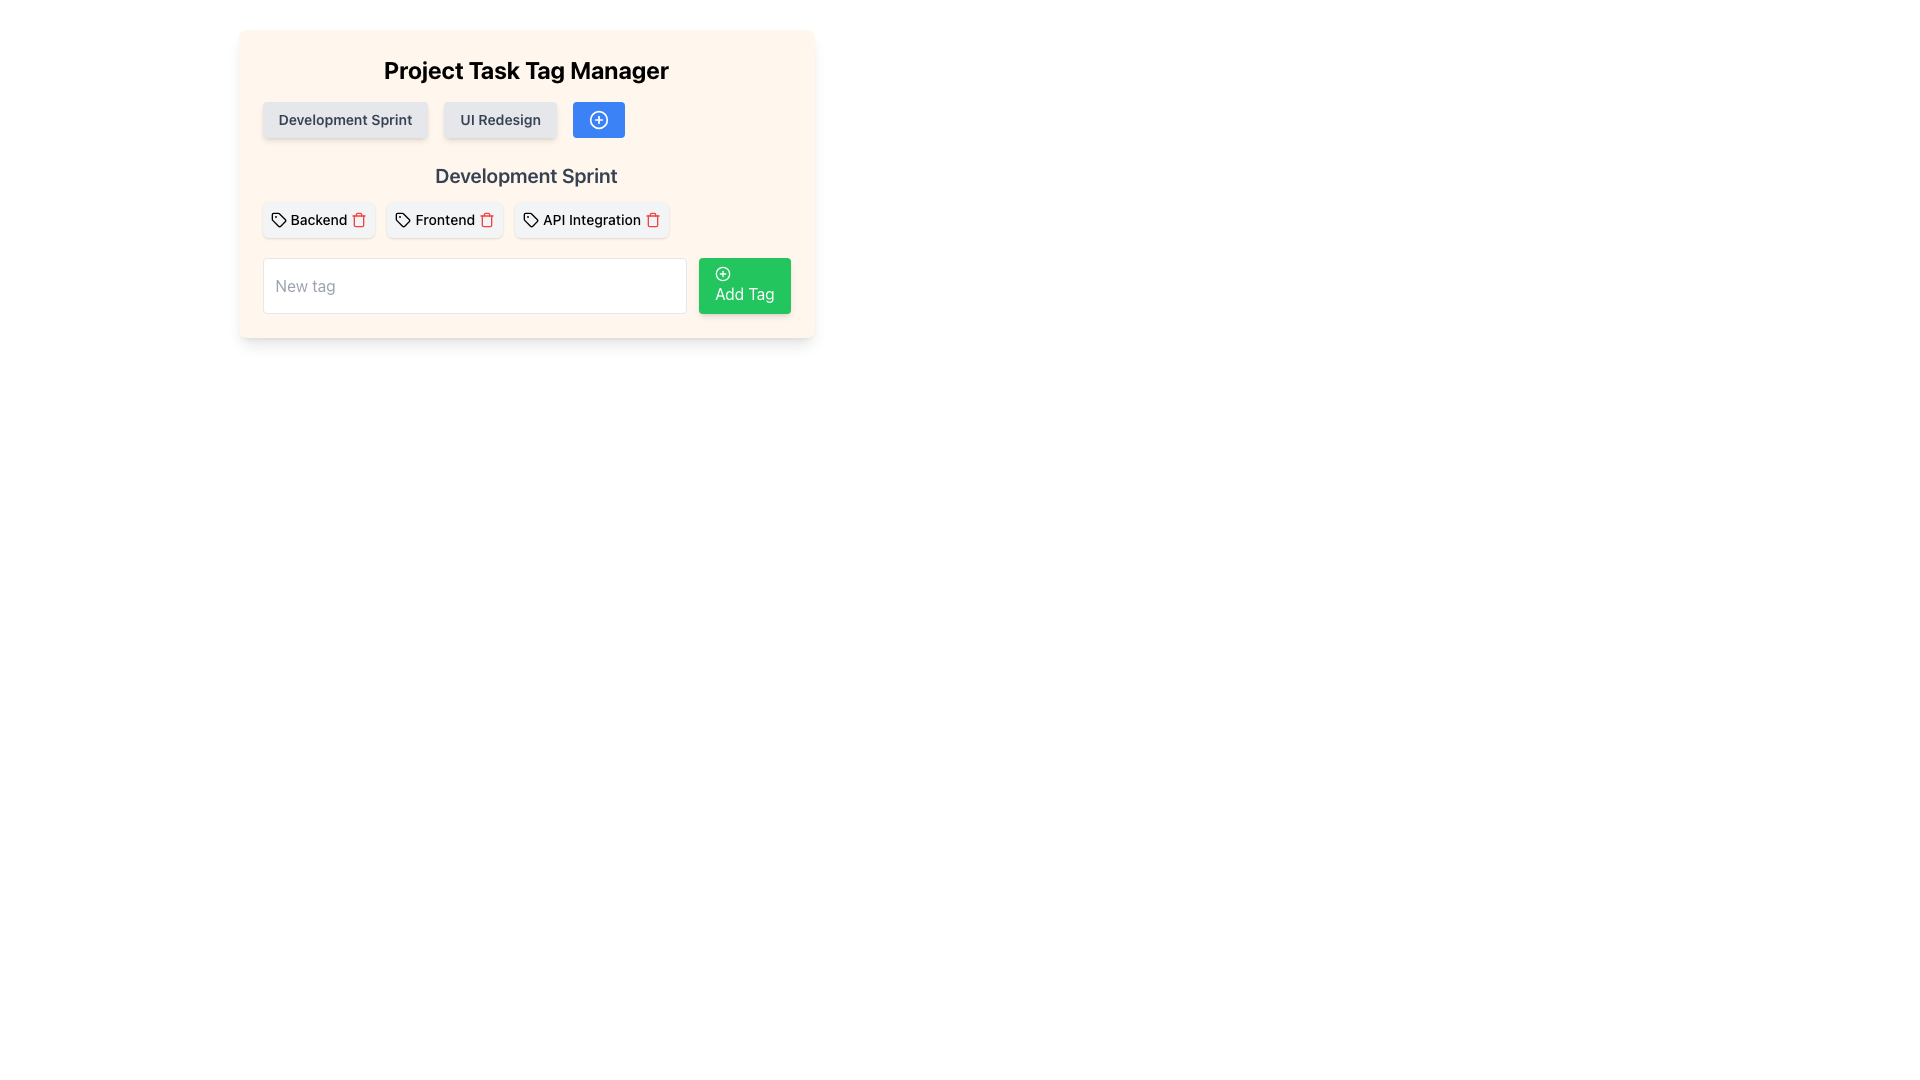  What do you see at coordinates (500, 119) in the screenshot?
I see `the interactive button for 'UI Redesign'` at bounding box center [500, 119].